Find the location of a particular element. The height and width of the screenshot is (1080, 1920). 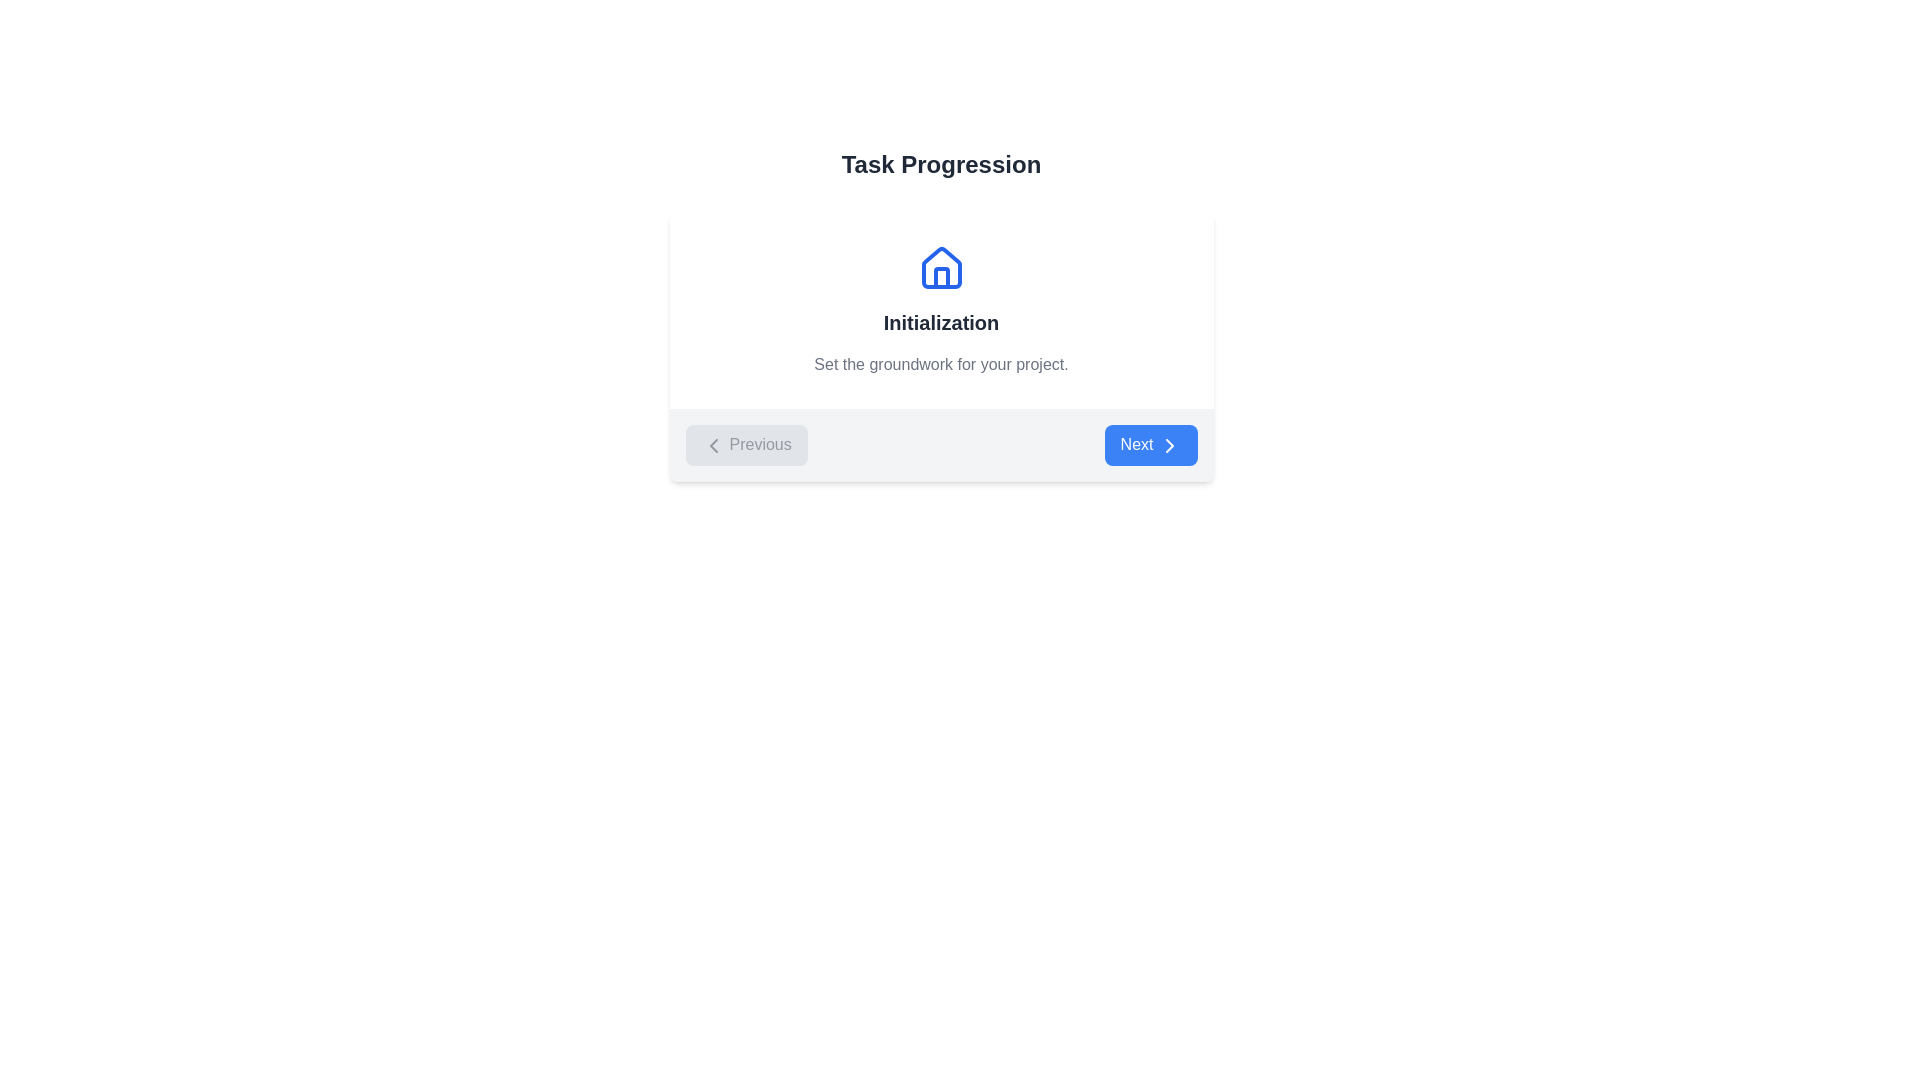

the leftward arrow icon, which is part of the 'Previous' button and is styled in a minimalistic outline design is located at coordinates (713, 444).